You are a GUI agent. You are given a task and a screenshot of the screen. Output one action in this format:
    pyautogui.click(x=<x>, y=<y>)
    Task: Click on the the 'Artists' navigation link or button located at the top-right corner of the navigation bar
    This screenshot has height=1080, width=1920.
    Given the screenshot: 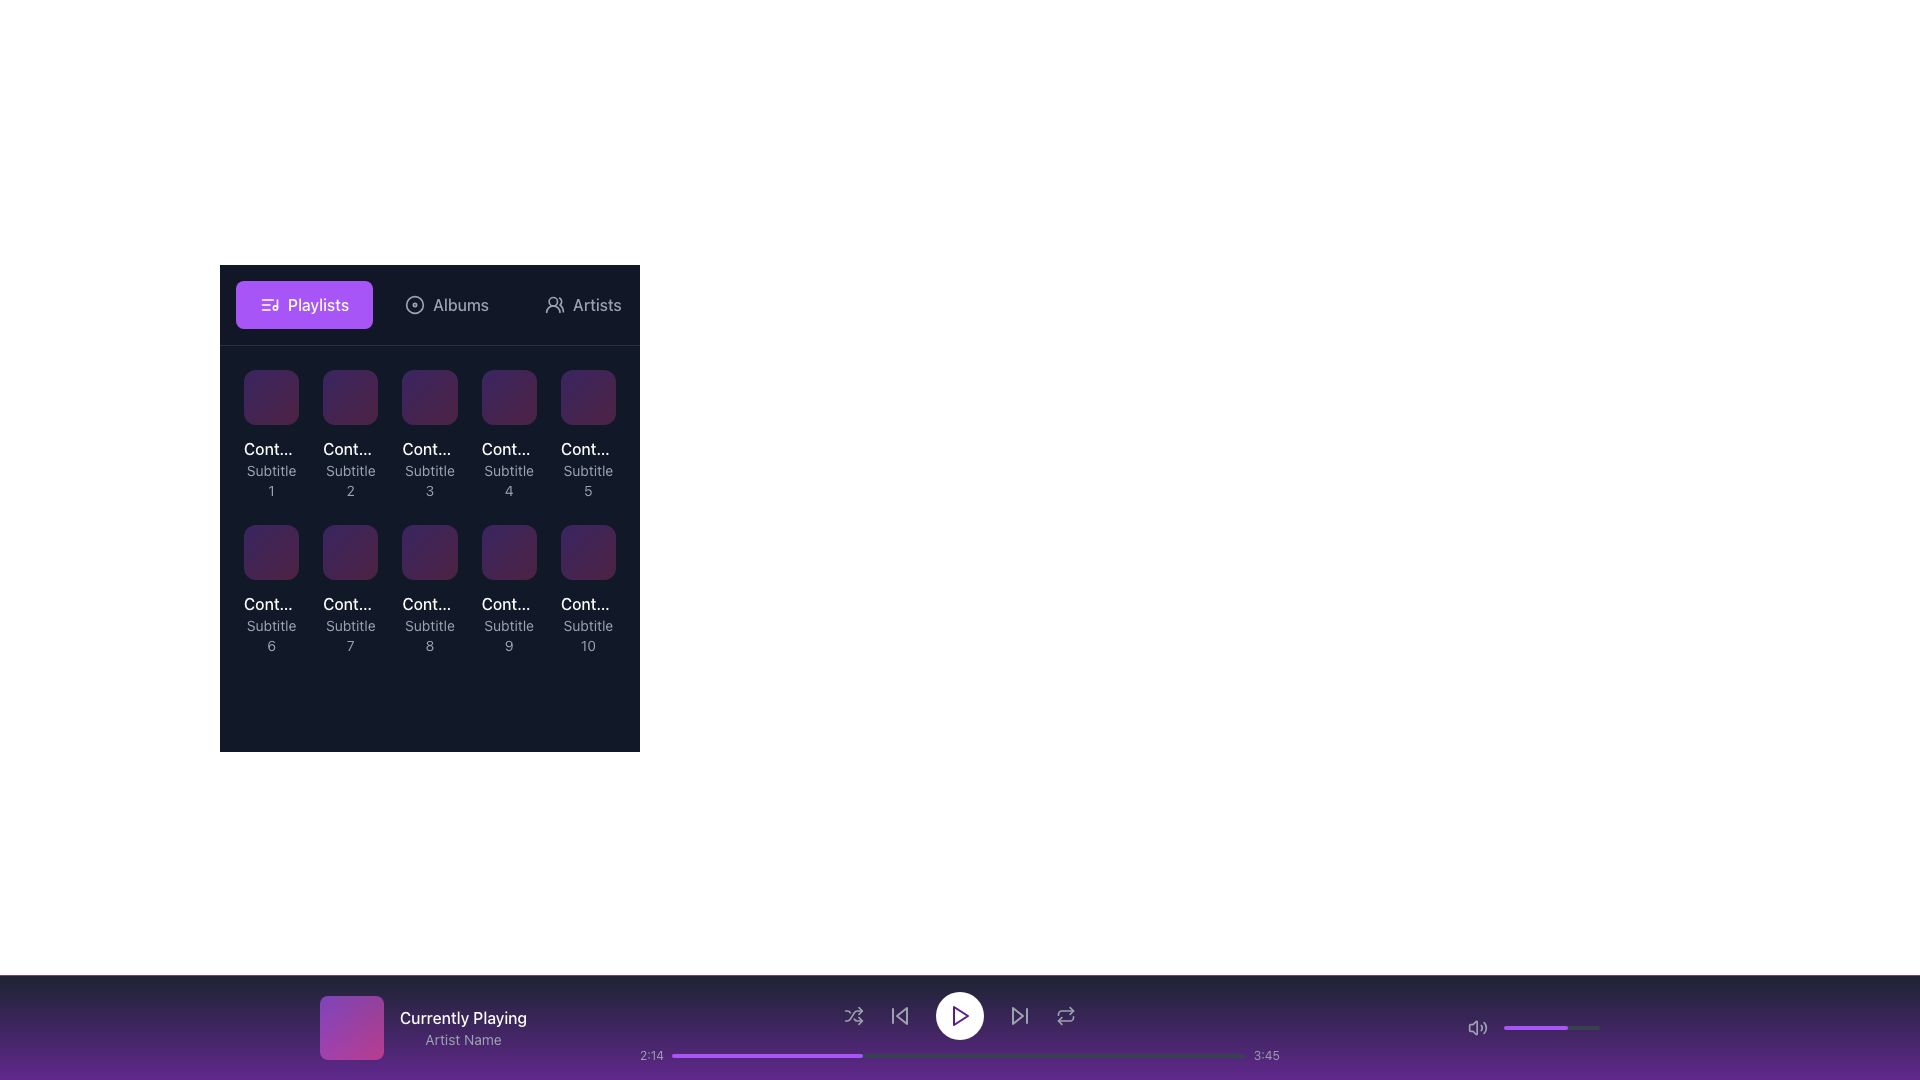 What is the action you would take?
    pyautogui.click(x=596, y=304)
    